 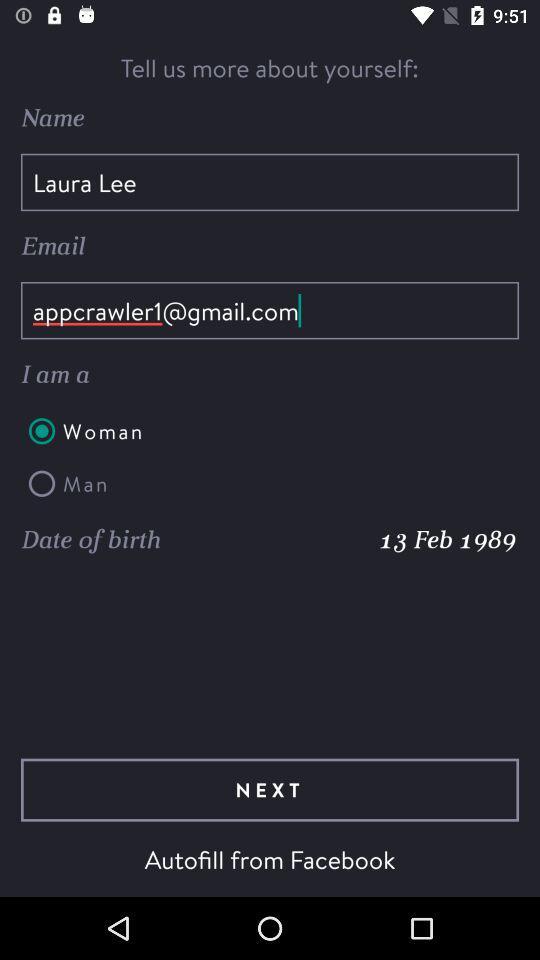 I want to click on the item above email, so click(x=270, y=182).